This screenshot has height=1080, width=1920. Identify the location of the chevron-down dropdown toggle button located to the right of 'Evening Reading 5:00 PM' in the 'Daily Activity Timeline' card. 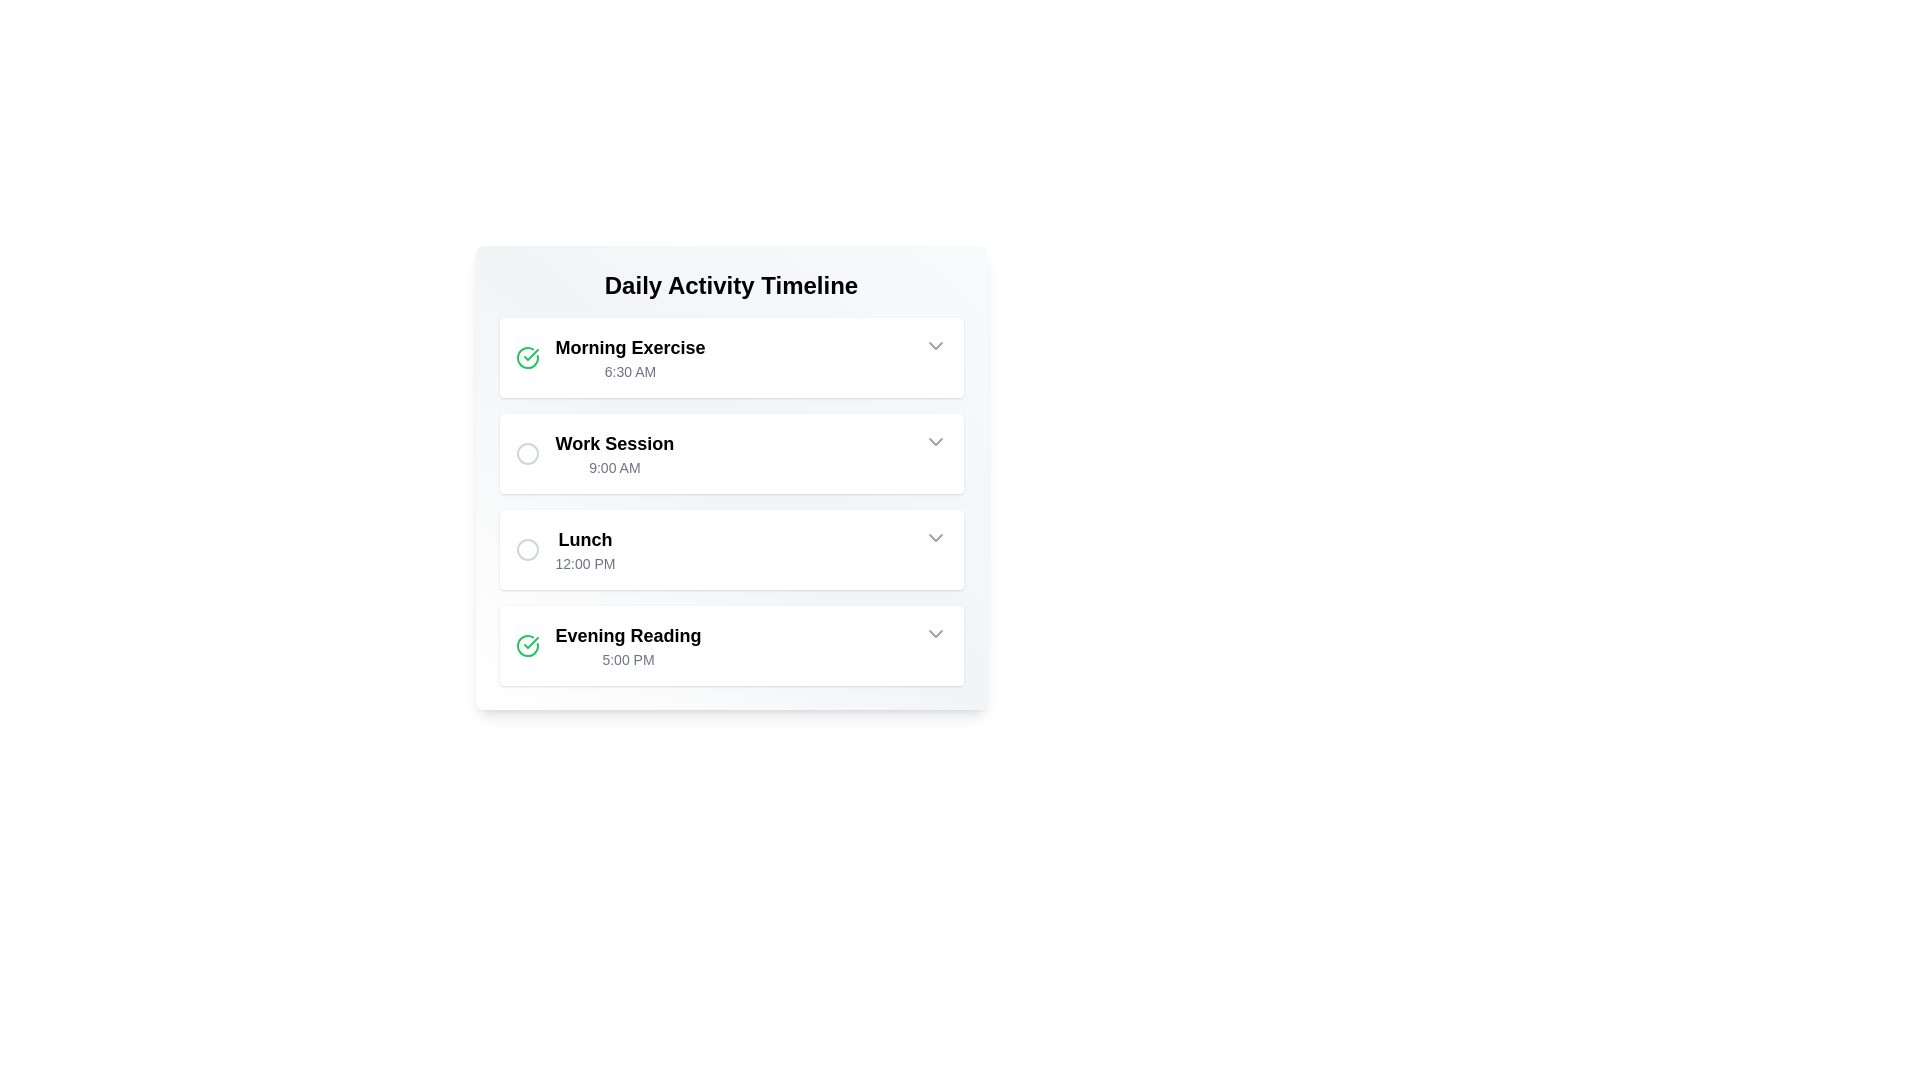
(934, 633).